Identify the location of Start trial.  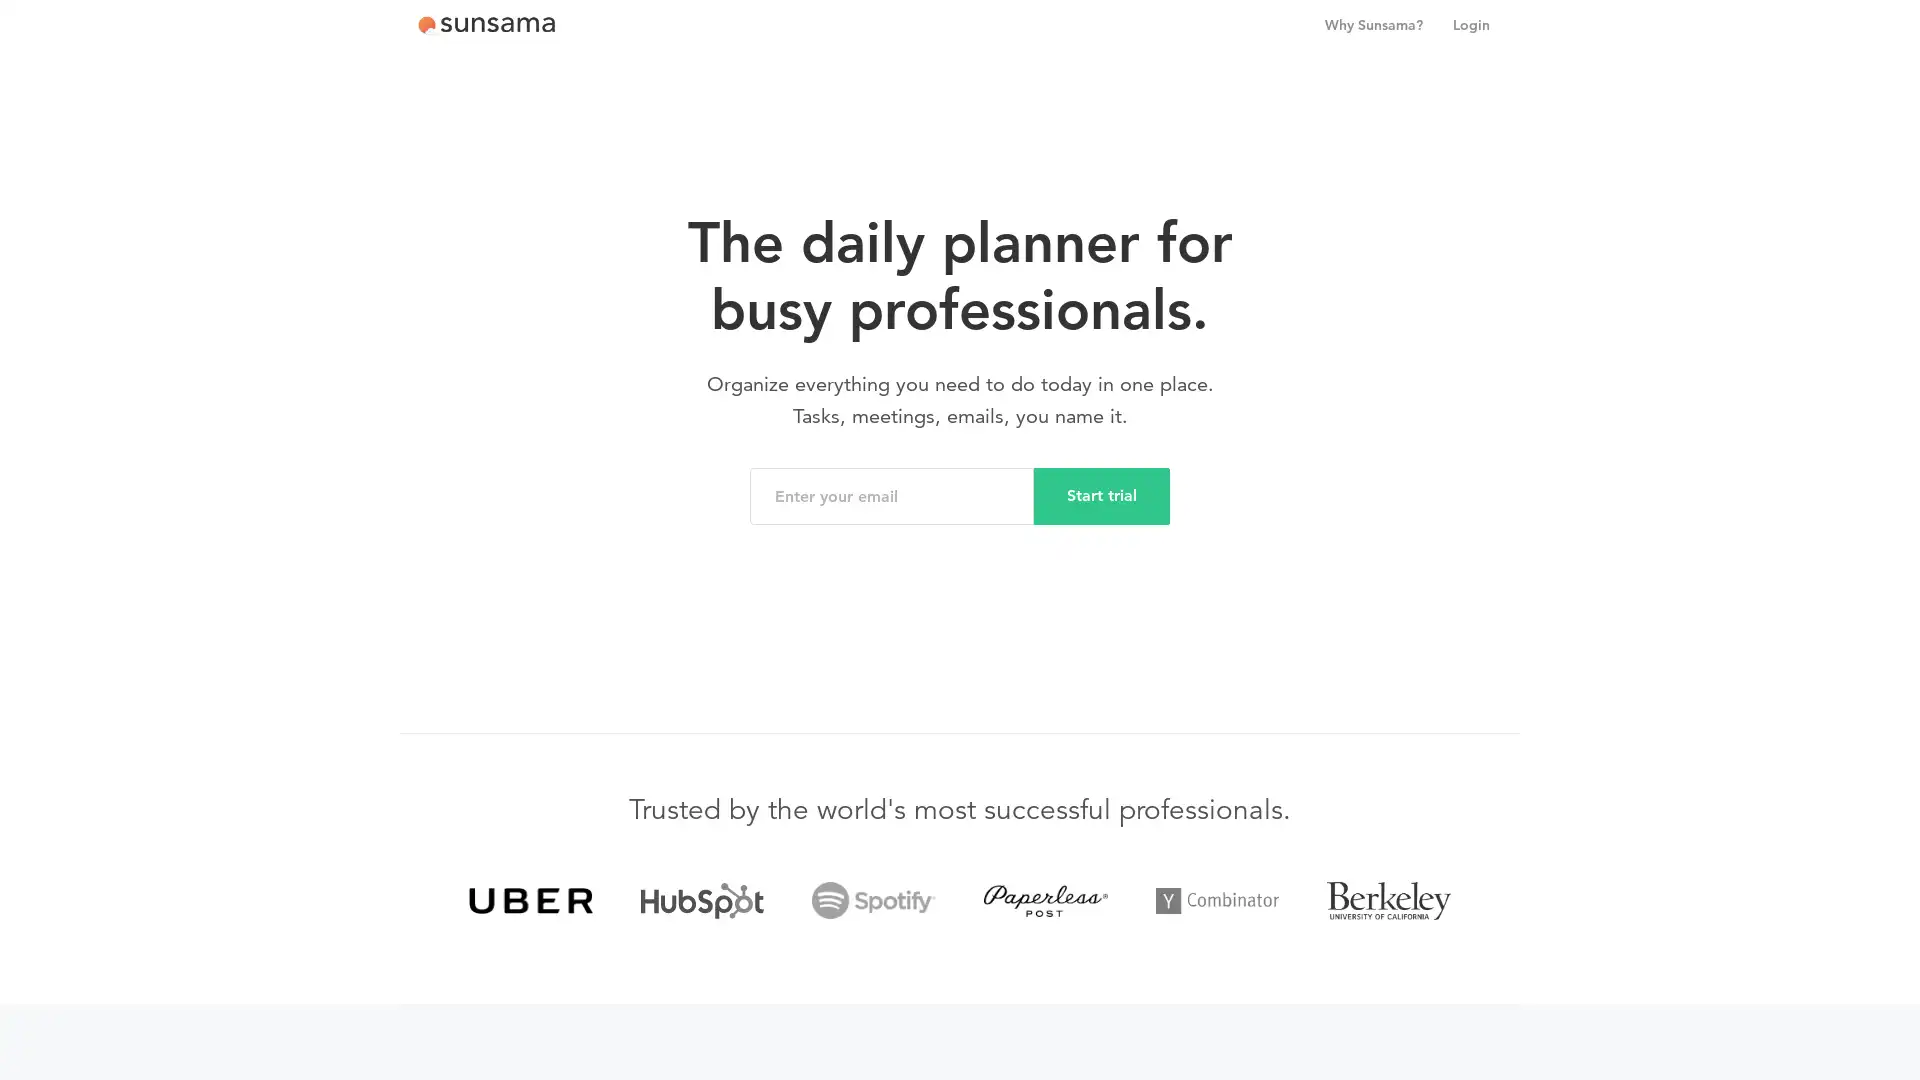
(1101, 495).